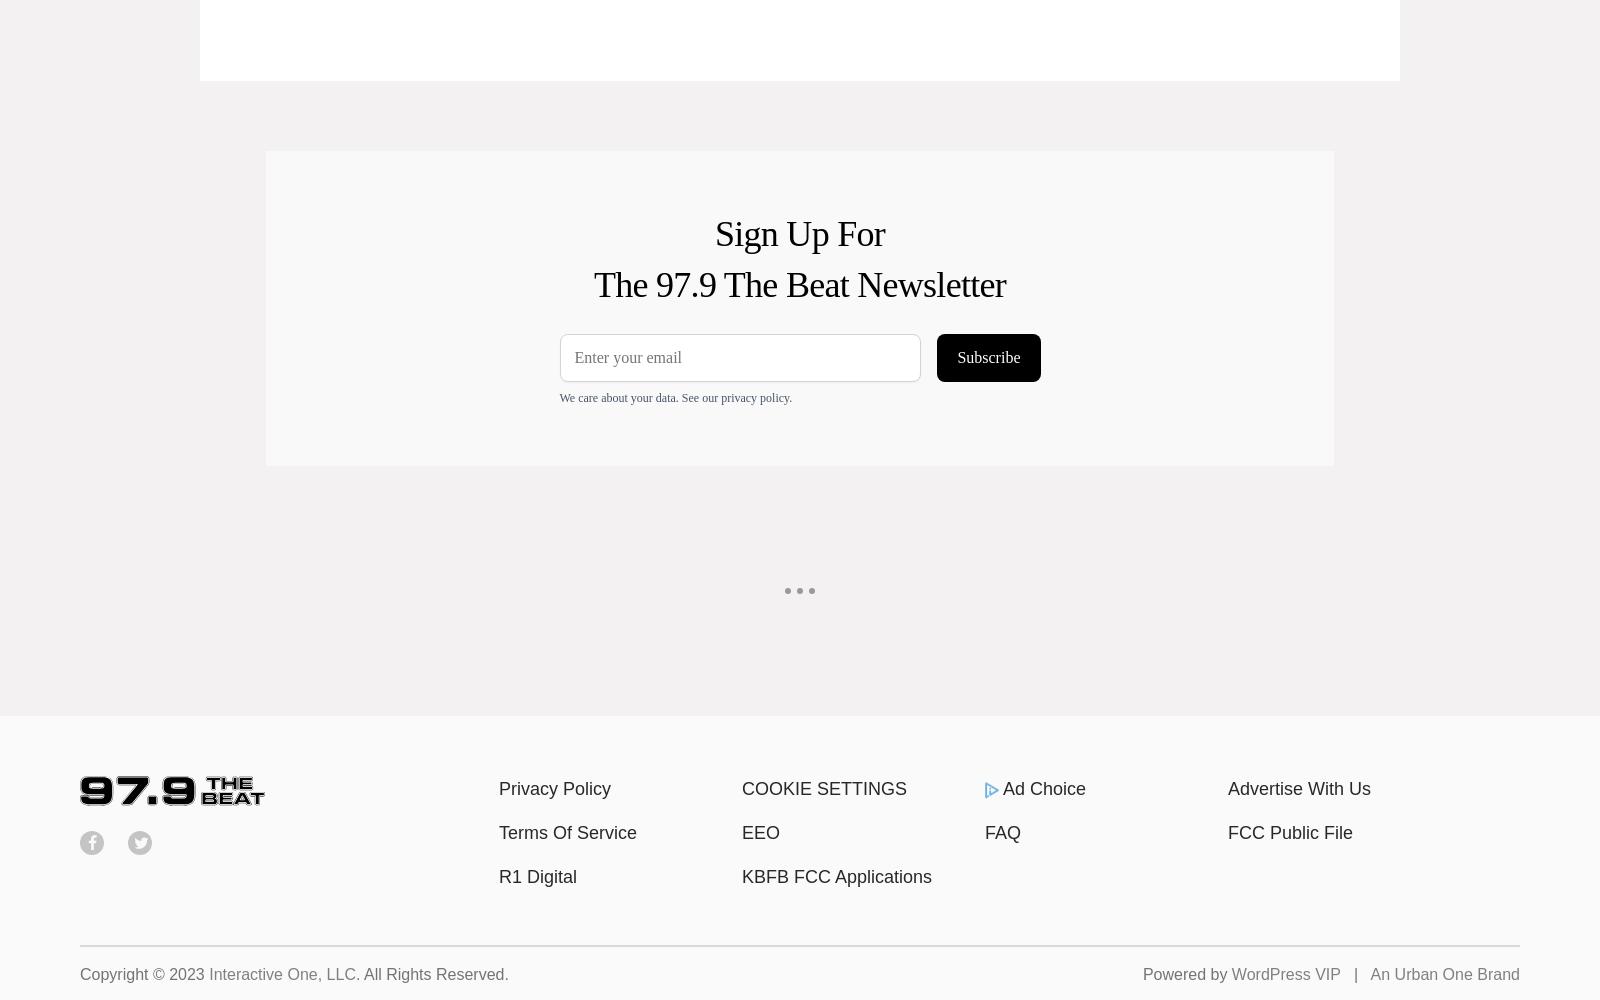  Describe the element at coordinates (1354, 973) in the screenshot. I see `'|'` at that location.